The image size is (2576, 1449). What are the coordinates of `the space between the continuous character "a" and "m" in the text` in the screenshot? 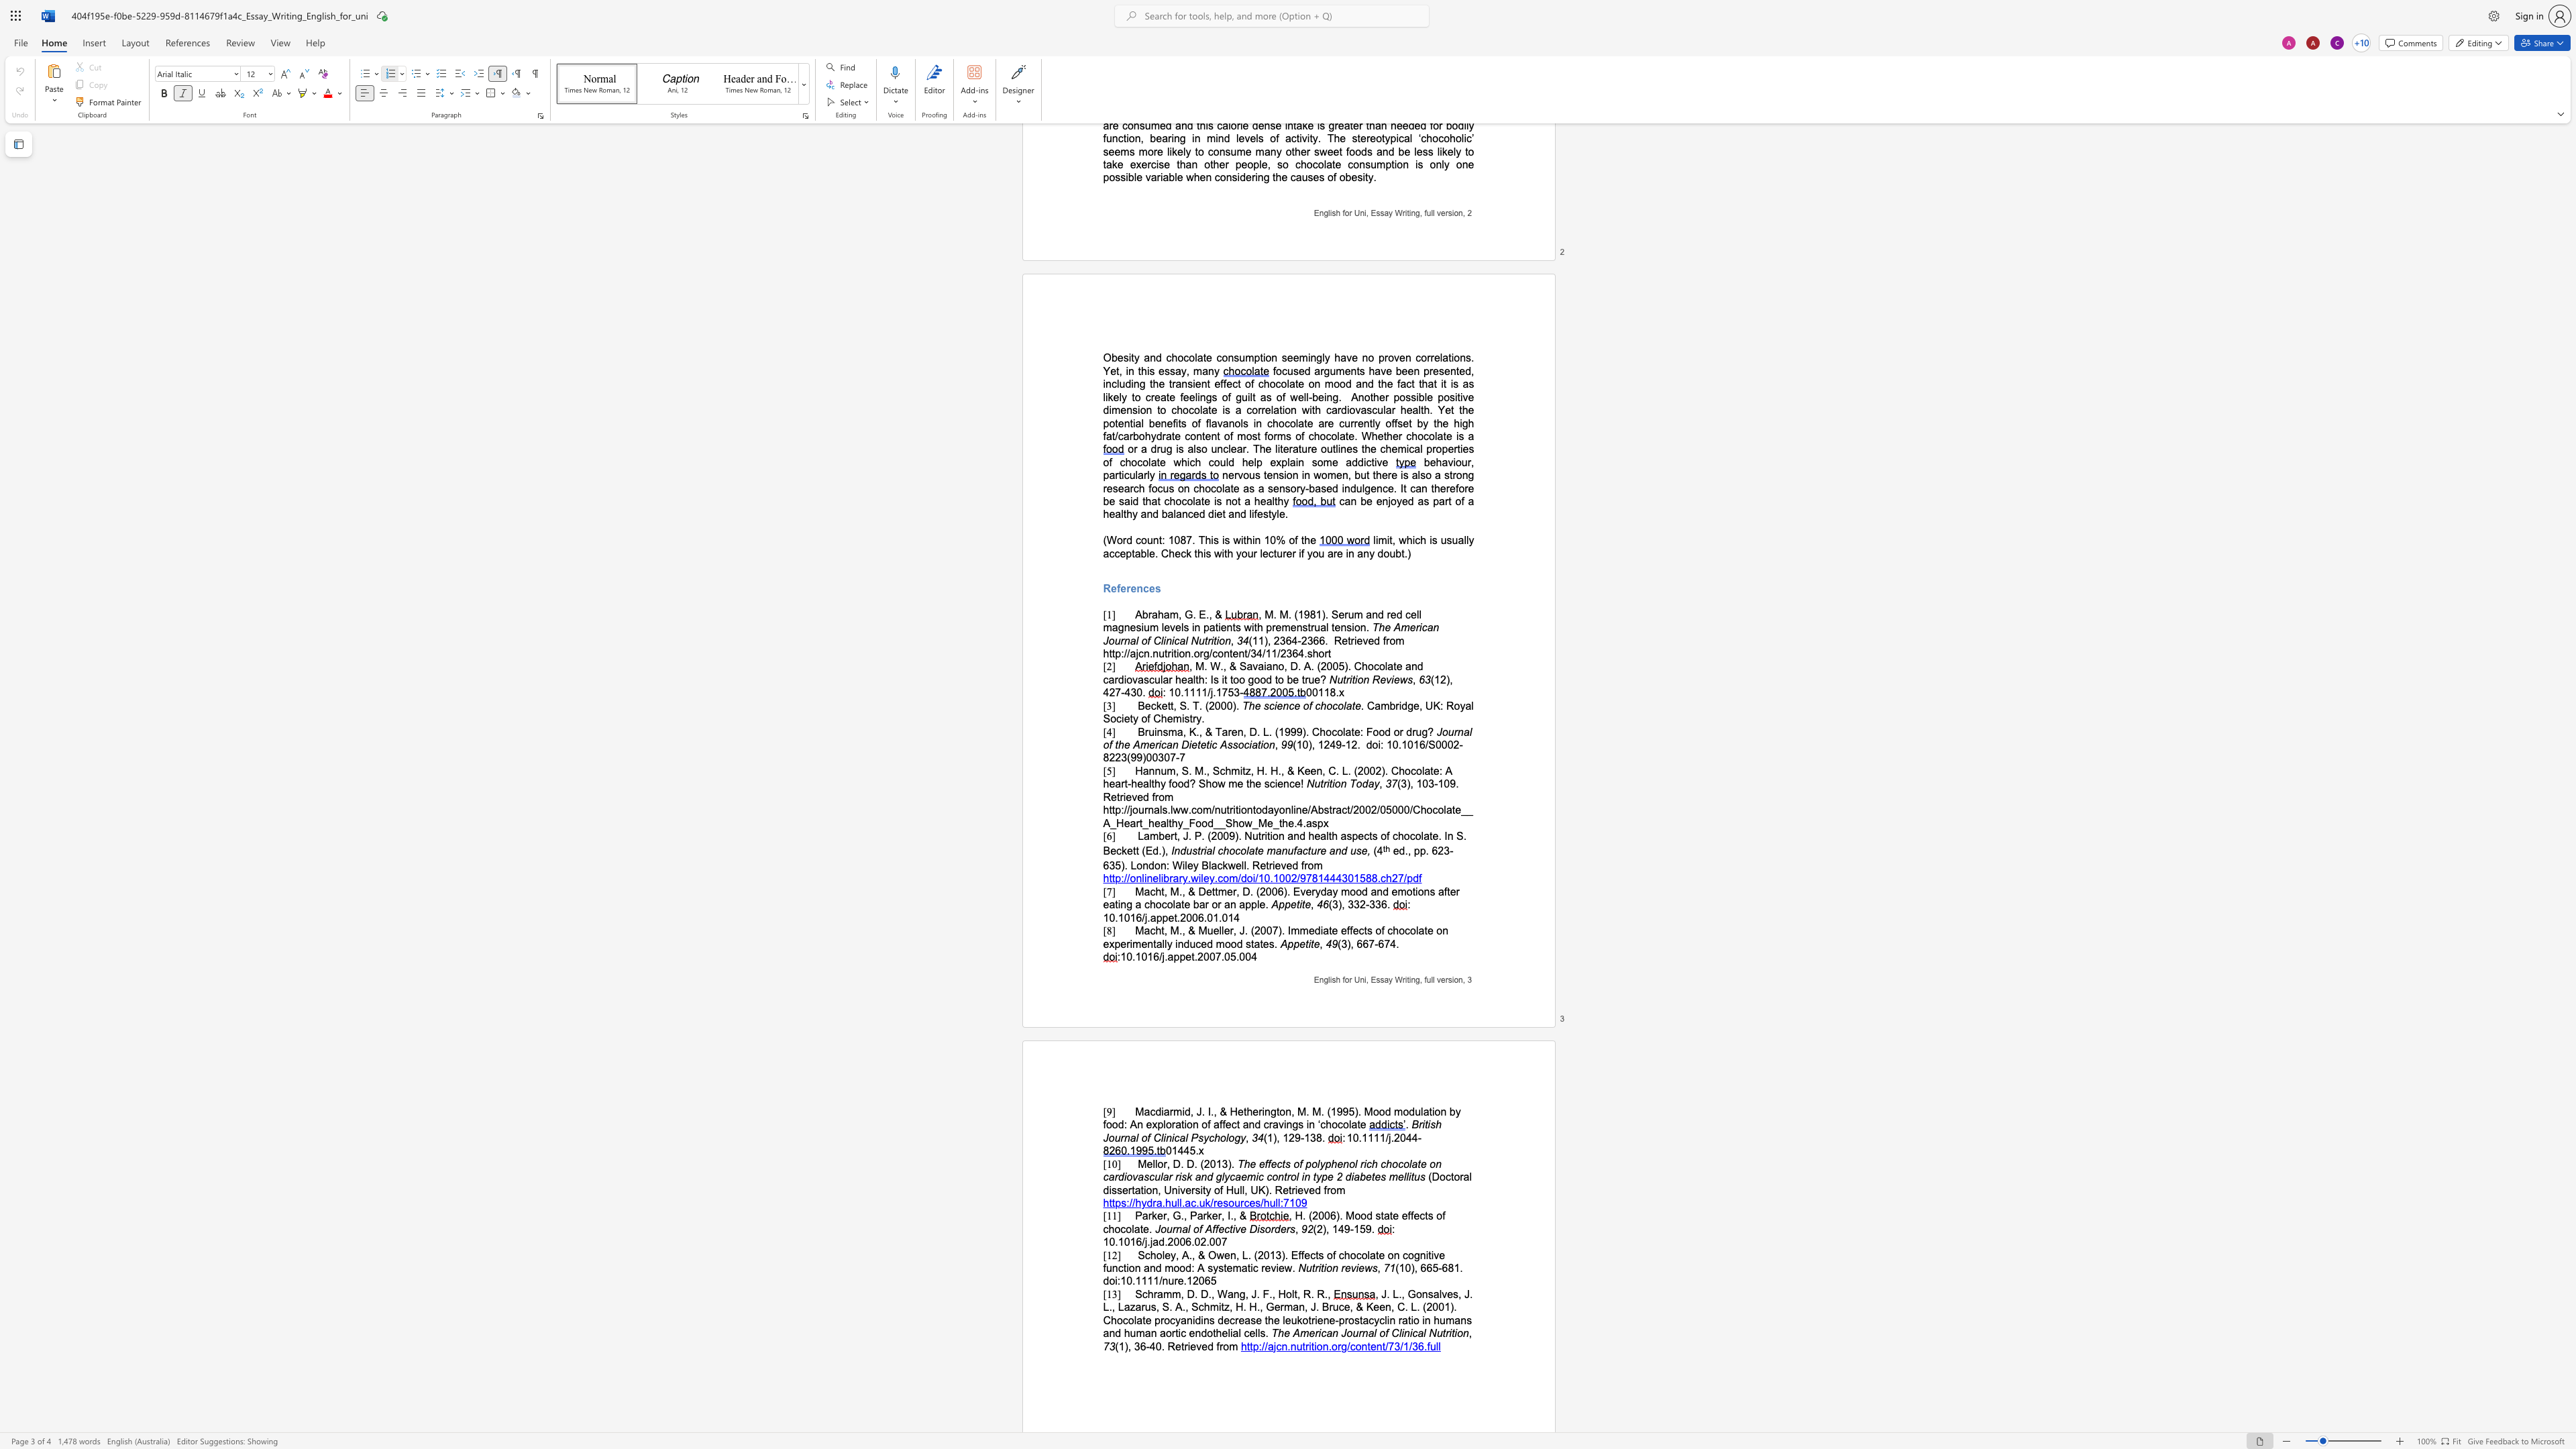 It's located at (1149, 835).